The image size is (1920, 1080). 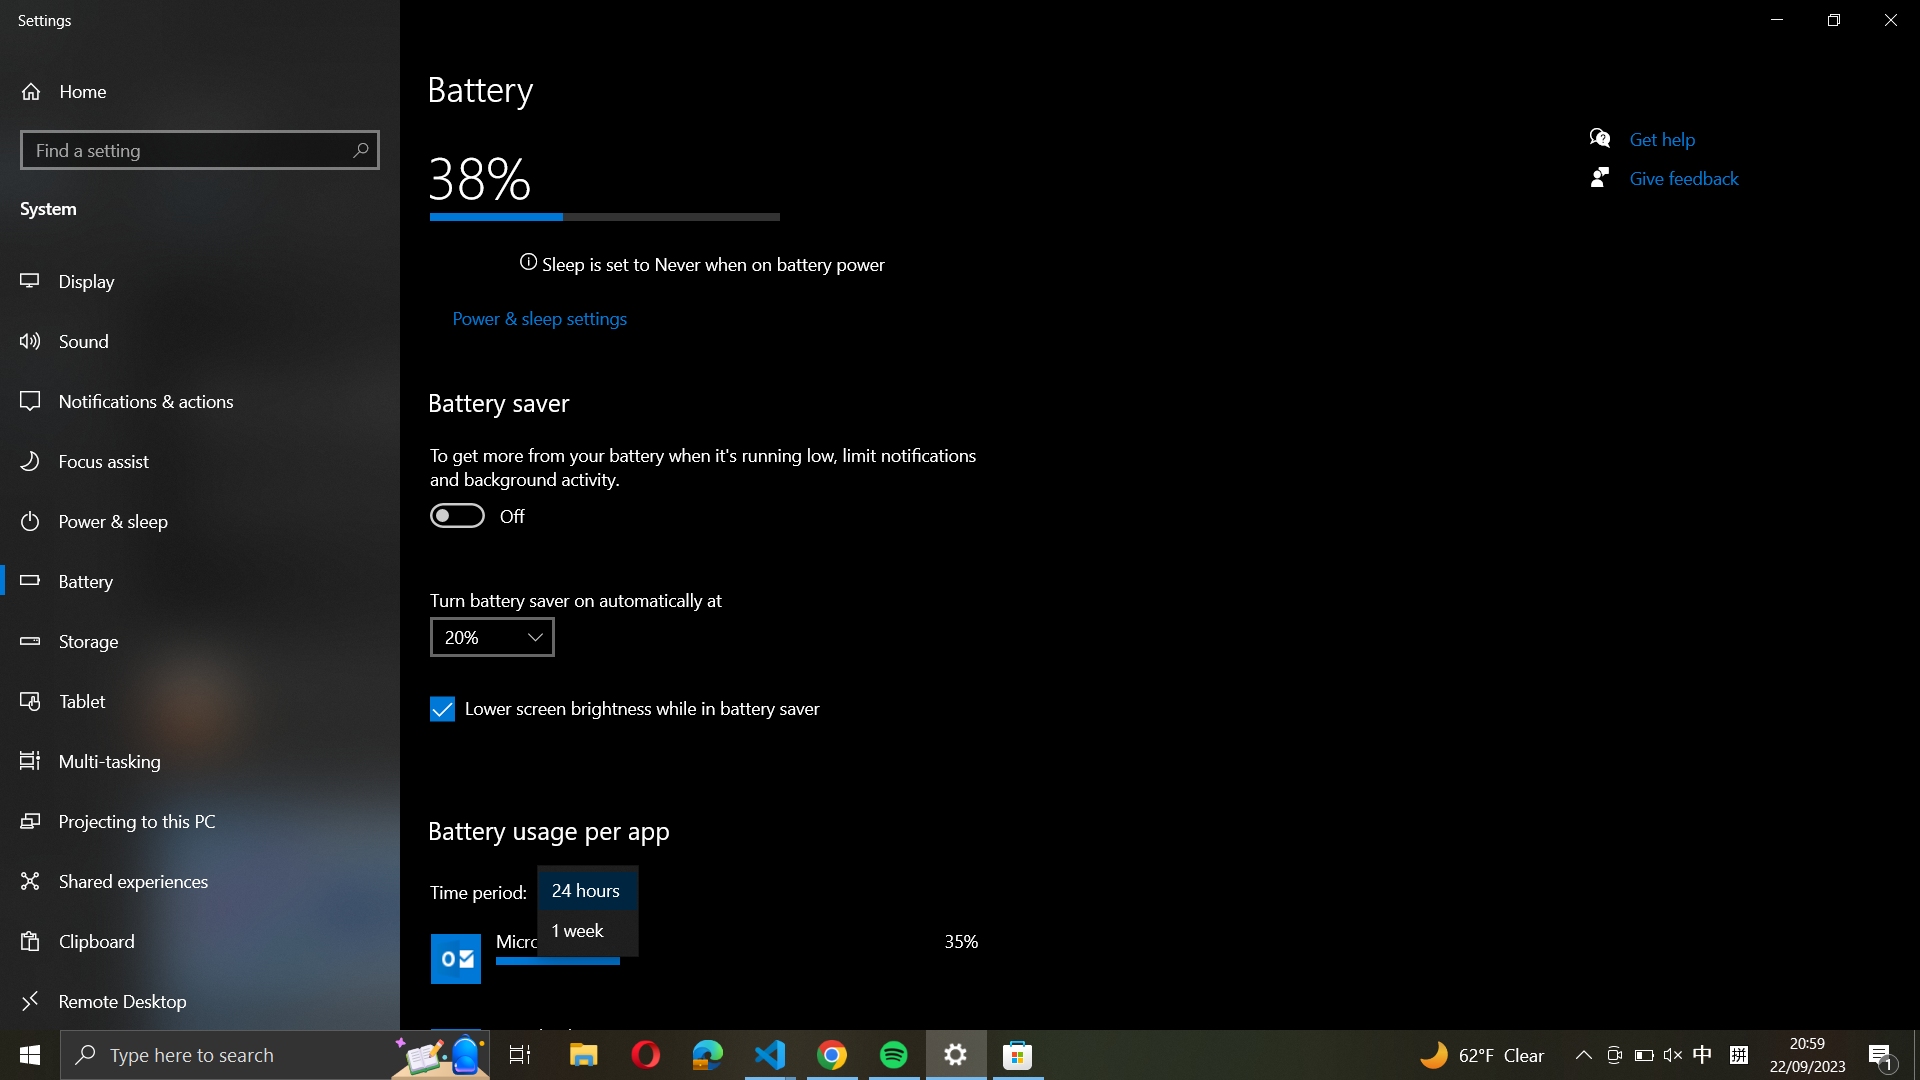 What do you see at coordinates (389760, 1082700) in the screenshot?
I see `Move to the remote desktop area on the left panel and scroll down to reveal more configurations` at bounding box center [389760, 1082700].